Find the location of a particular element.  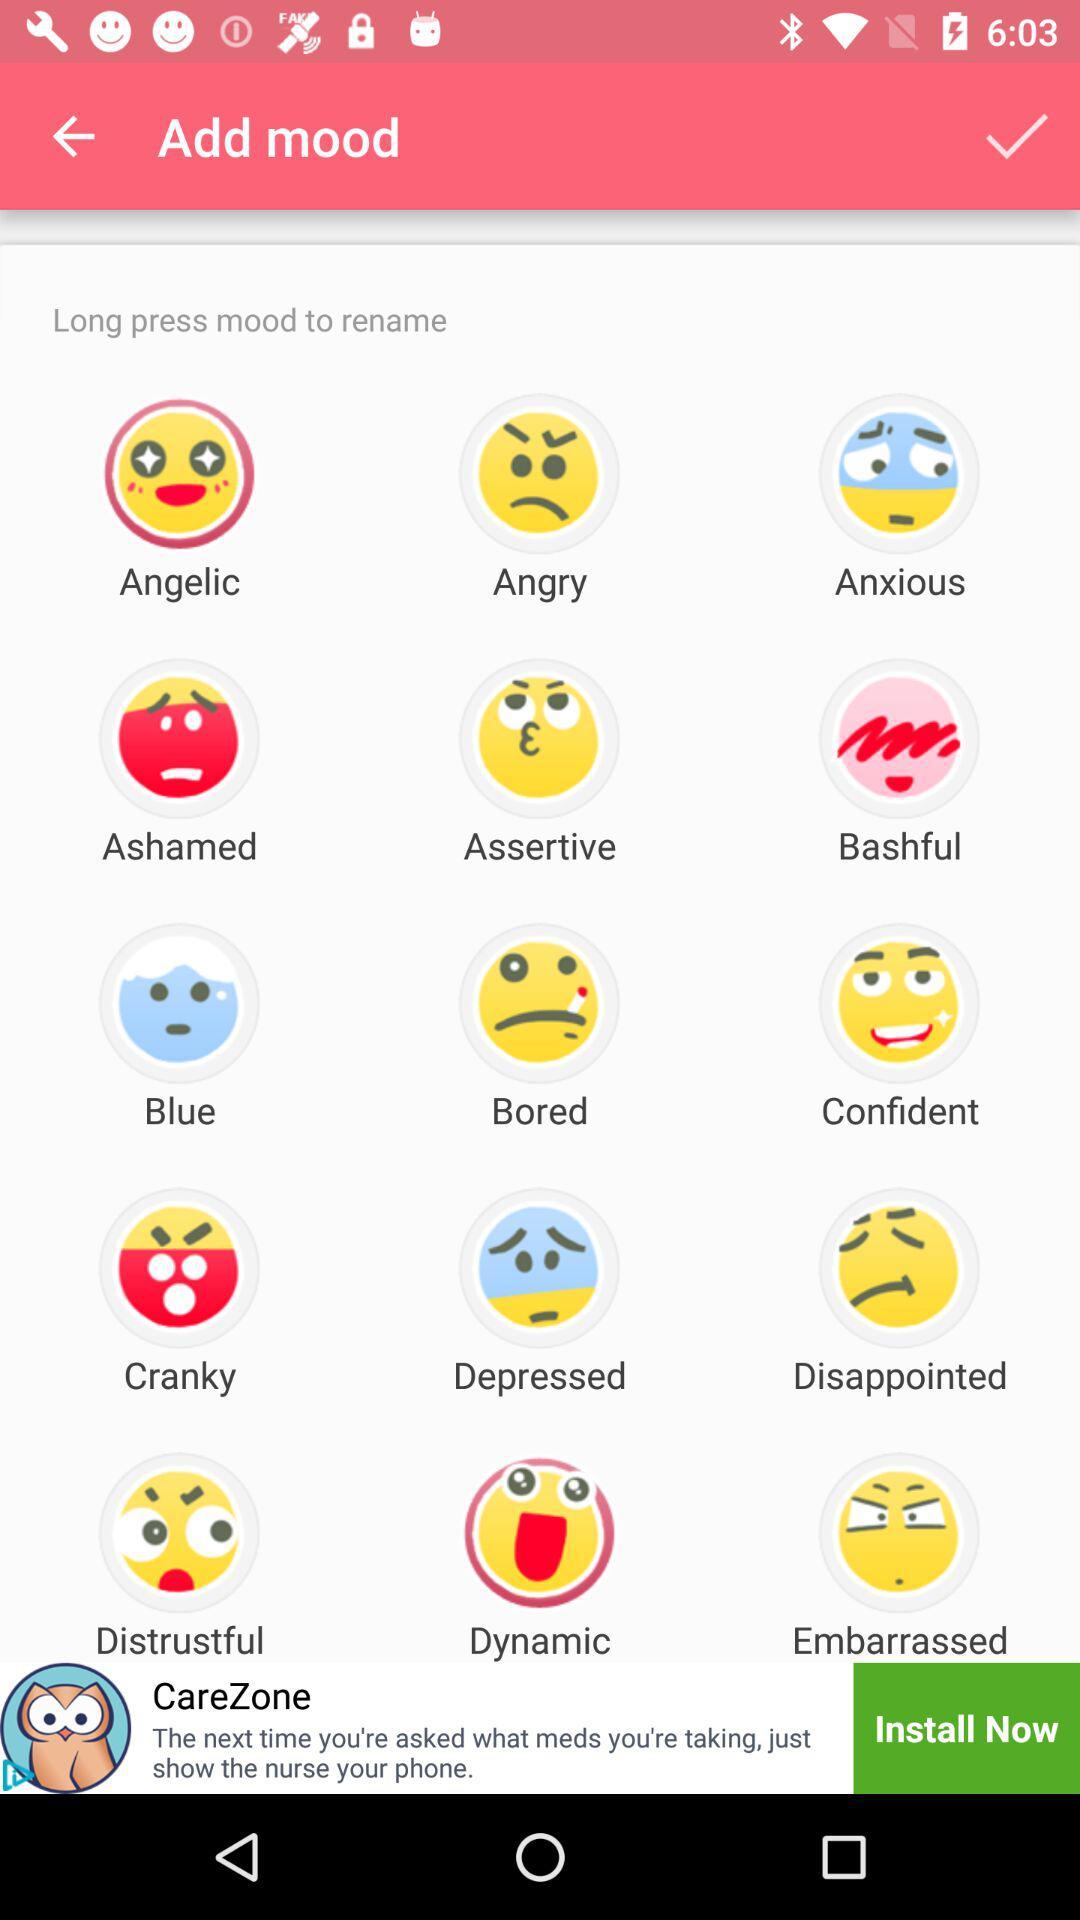

the item next to dynamic icon is located at coordinates (230, 1693).